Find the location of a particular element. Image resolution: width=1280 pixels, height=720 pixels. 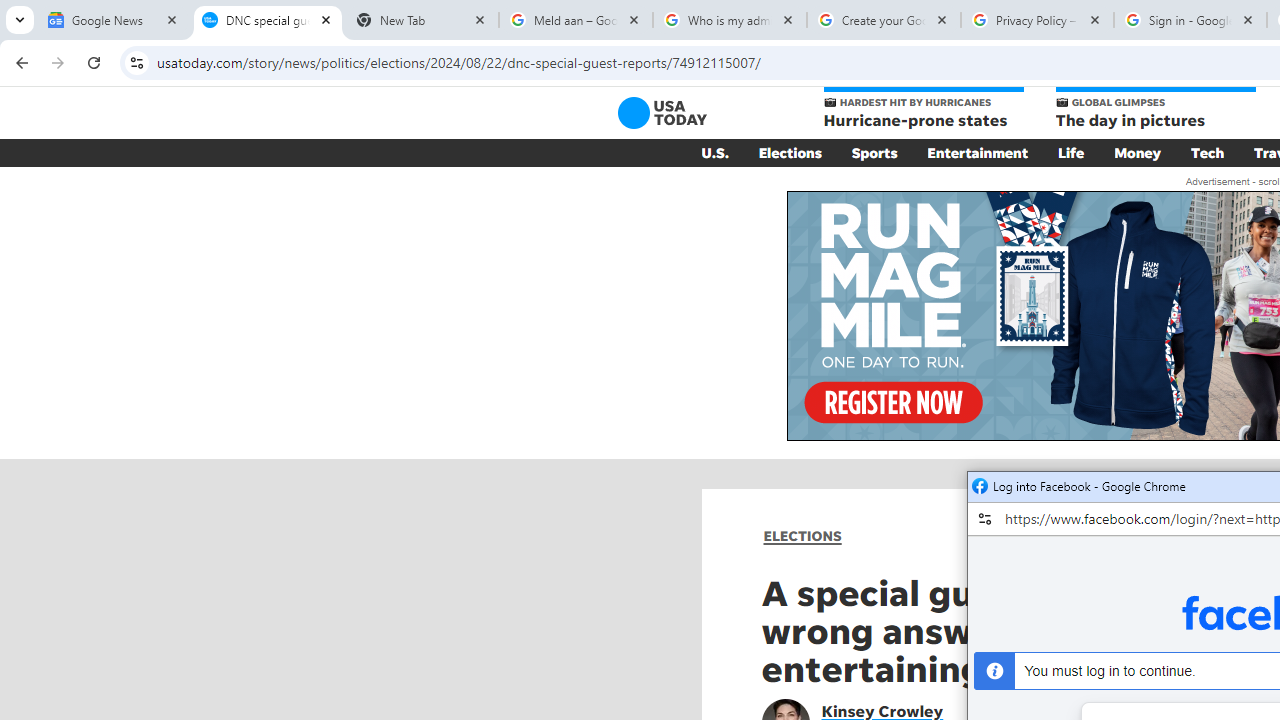

'ELECTIONS' is located at coordinates (802, 535).